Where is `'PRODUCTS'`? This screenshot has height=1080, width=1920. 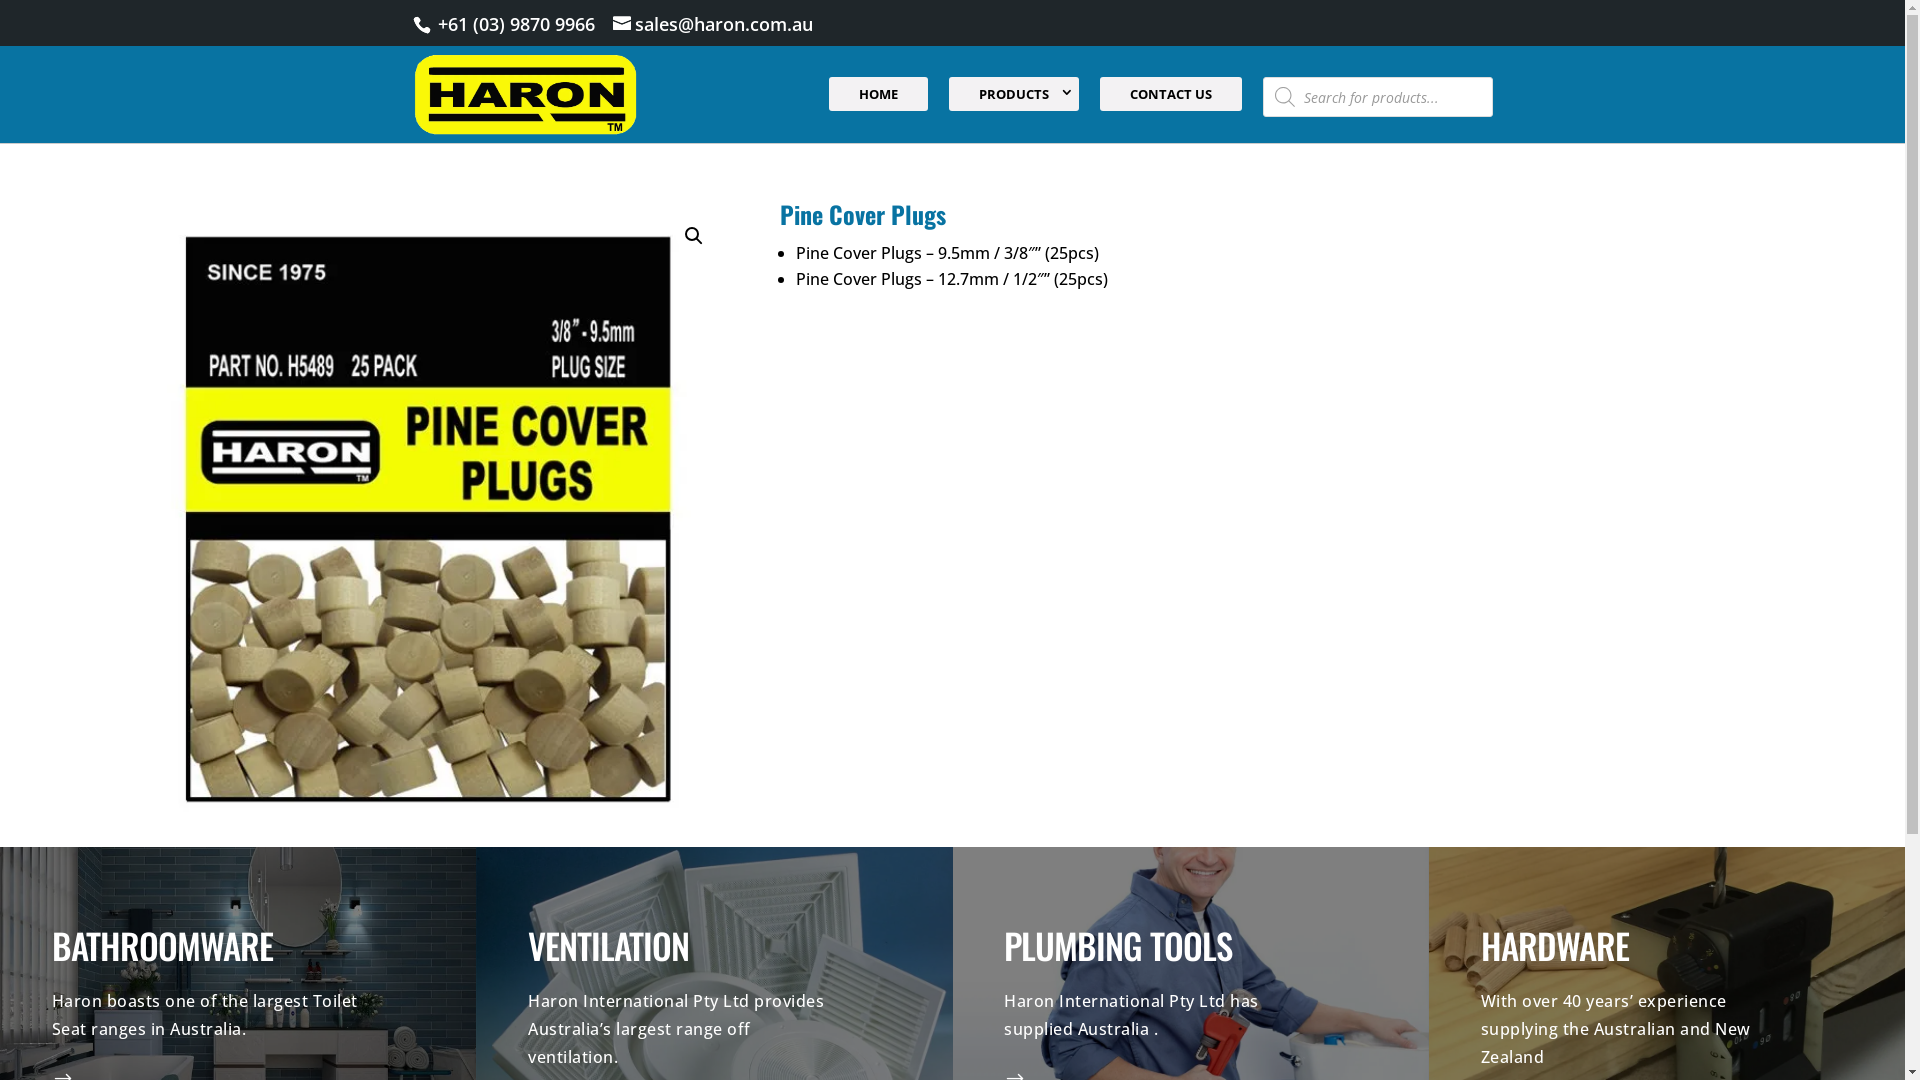
'PRODUCTS' is located at coordinates (1013, 93).